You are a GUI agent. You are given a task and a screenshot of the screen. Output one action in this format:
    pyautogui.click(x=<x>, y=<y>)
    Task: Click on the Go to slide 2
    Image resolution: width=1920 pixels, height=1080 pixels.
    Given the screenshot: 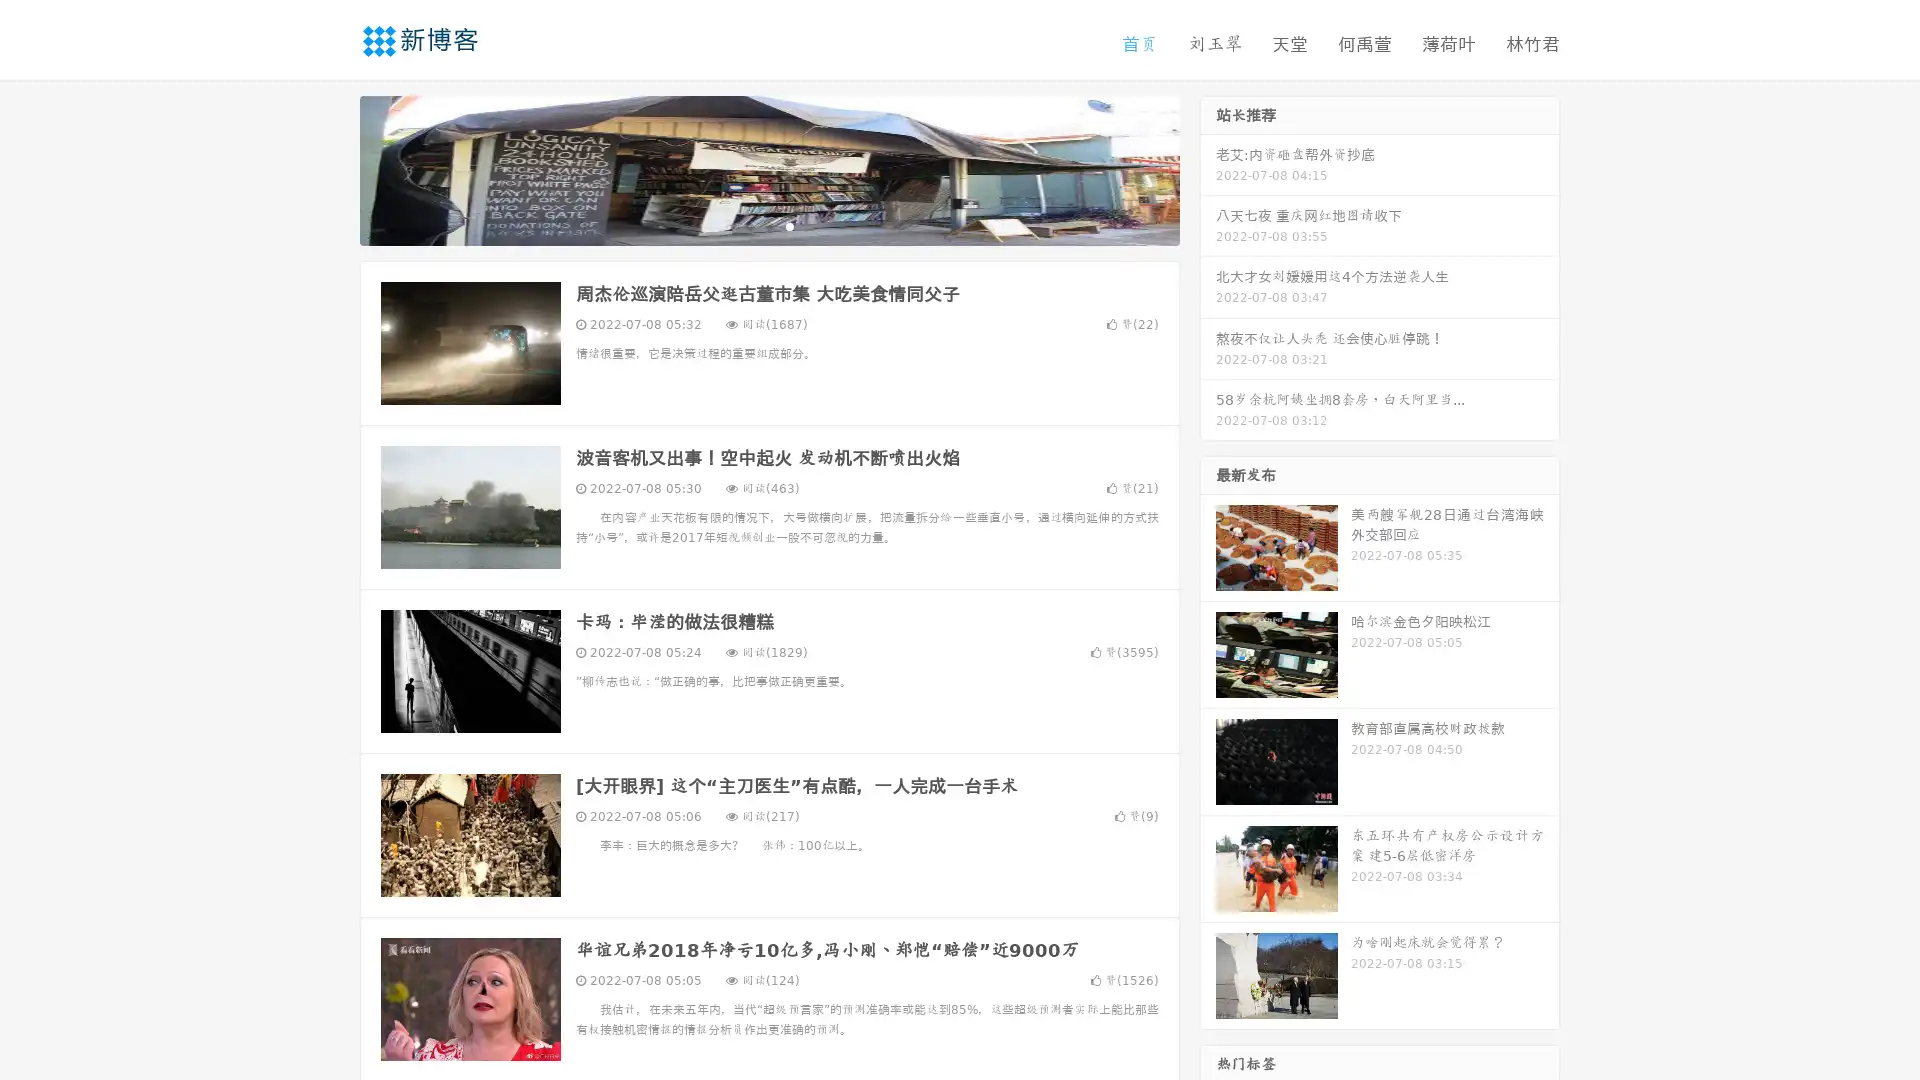 What is the action you would take?
    pyautogui.click(x=768, y=225)
    